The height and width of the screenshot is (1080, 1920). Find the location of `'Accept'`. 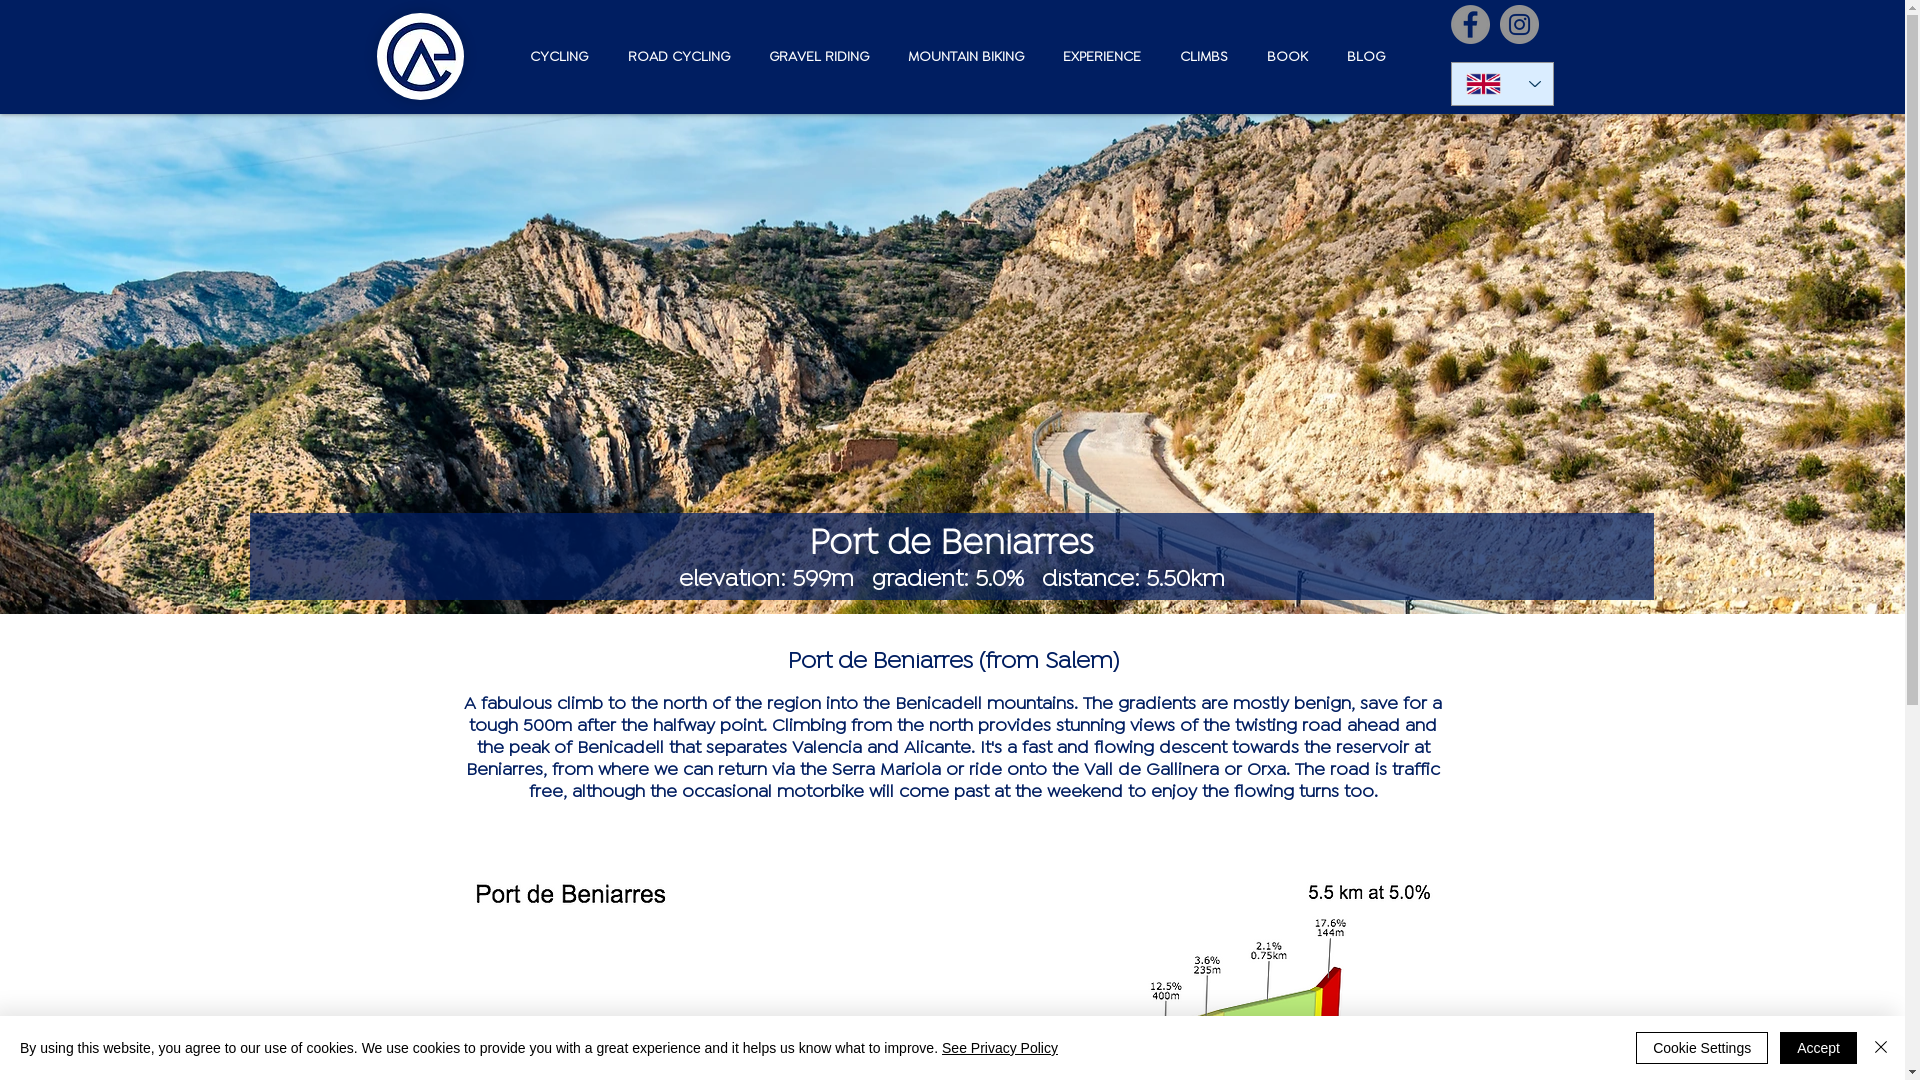

'Accept' is located at coordinates (1818, 1047).